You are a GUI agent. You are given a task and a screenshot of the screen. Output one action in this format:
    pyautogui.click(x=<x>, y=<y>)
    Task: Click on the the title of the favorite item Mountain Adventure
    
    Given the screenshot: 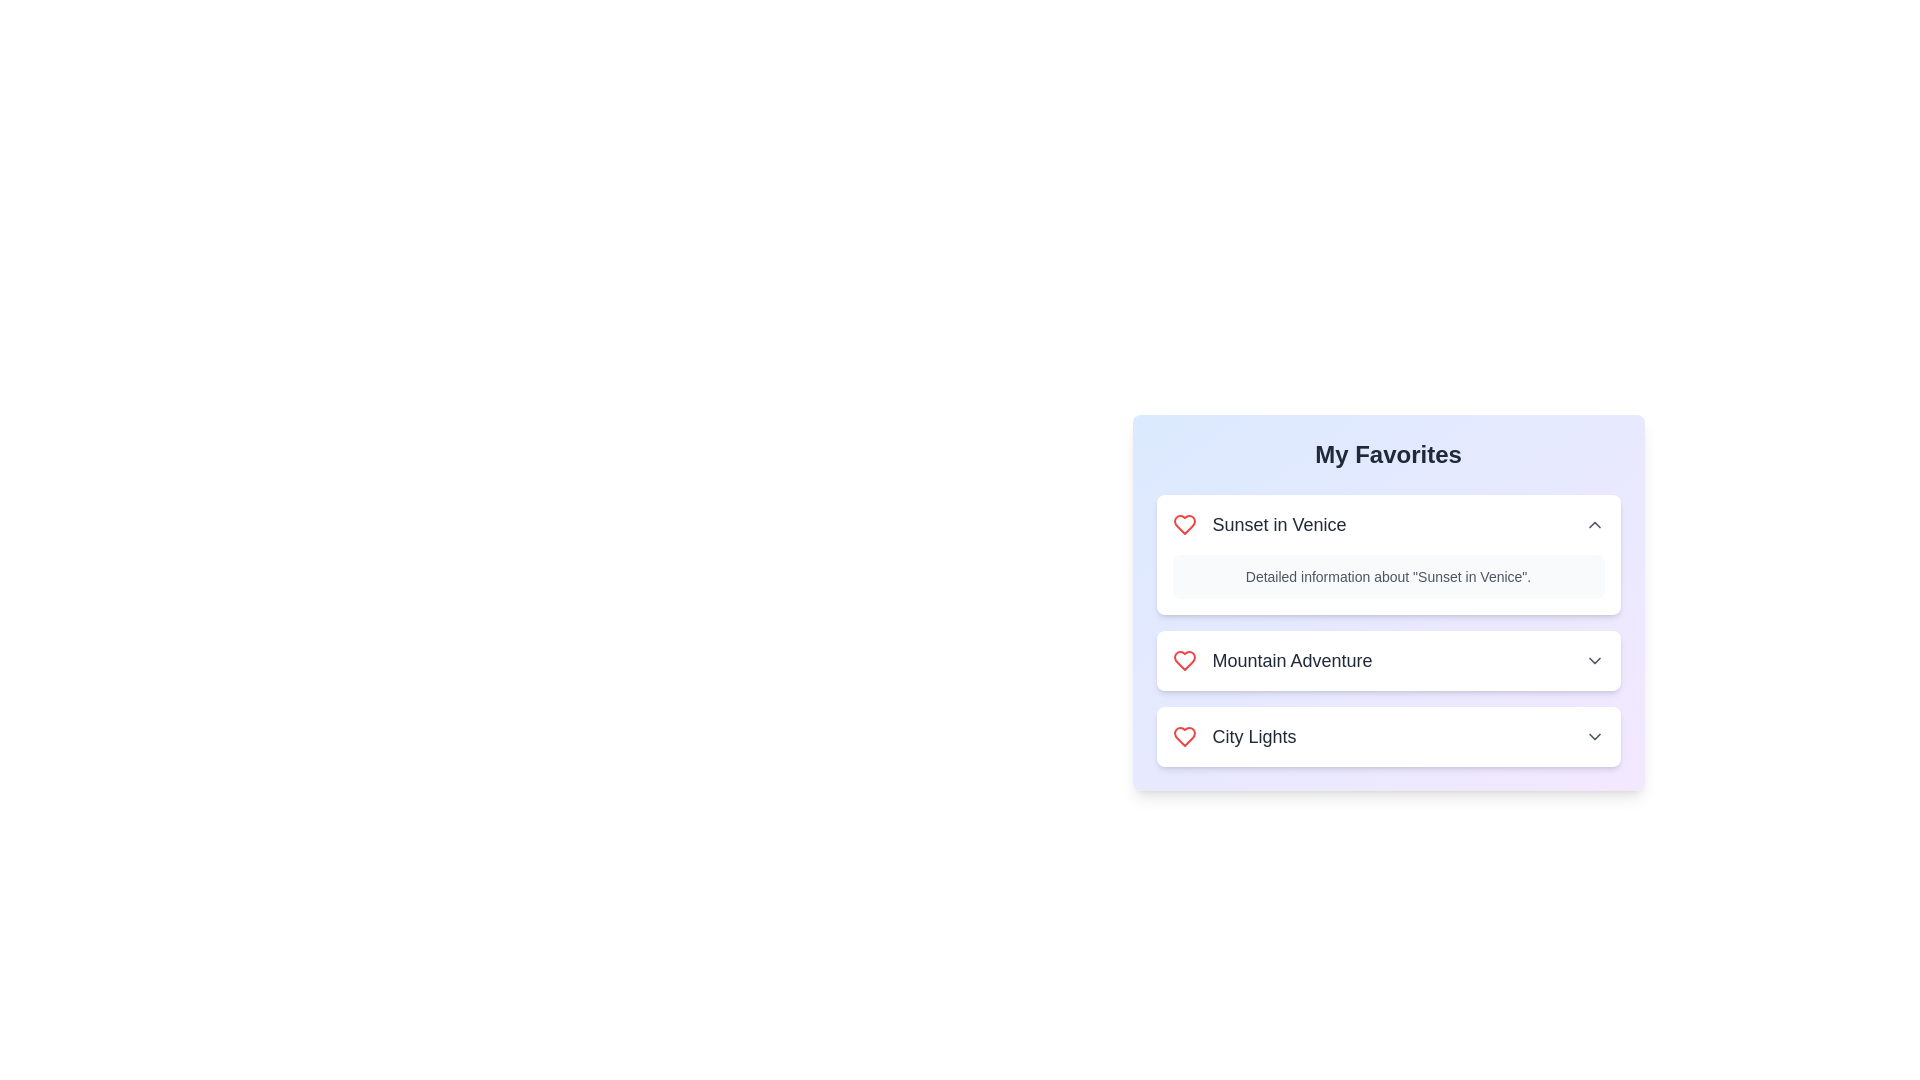 What is the action you would take?
    pyautogui.click(x=1271, y=660)
    